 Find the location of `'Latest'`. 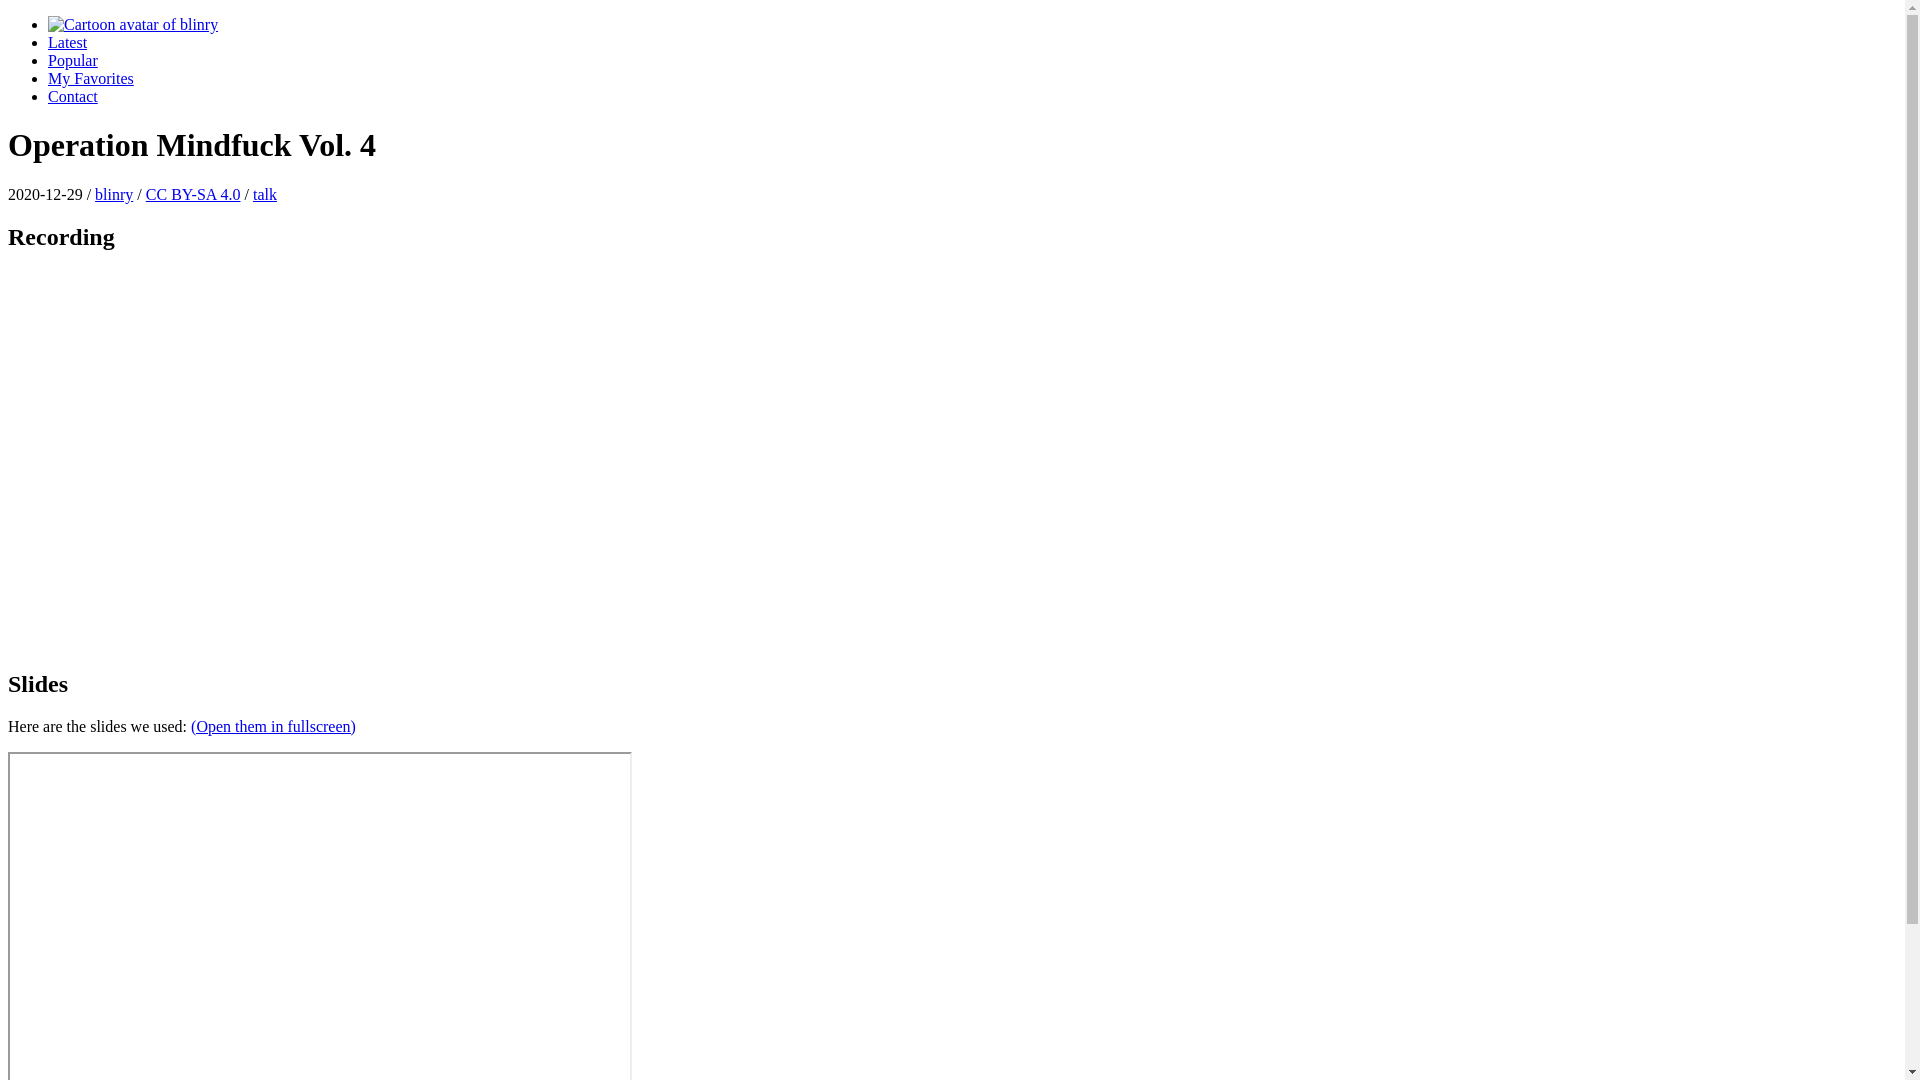

'Latest' is located at coordinates (67, 42).